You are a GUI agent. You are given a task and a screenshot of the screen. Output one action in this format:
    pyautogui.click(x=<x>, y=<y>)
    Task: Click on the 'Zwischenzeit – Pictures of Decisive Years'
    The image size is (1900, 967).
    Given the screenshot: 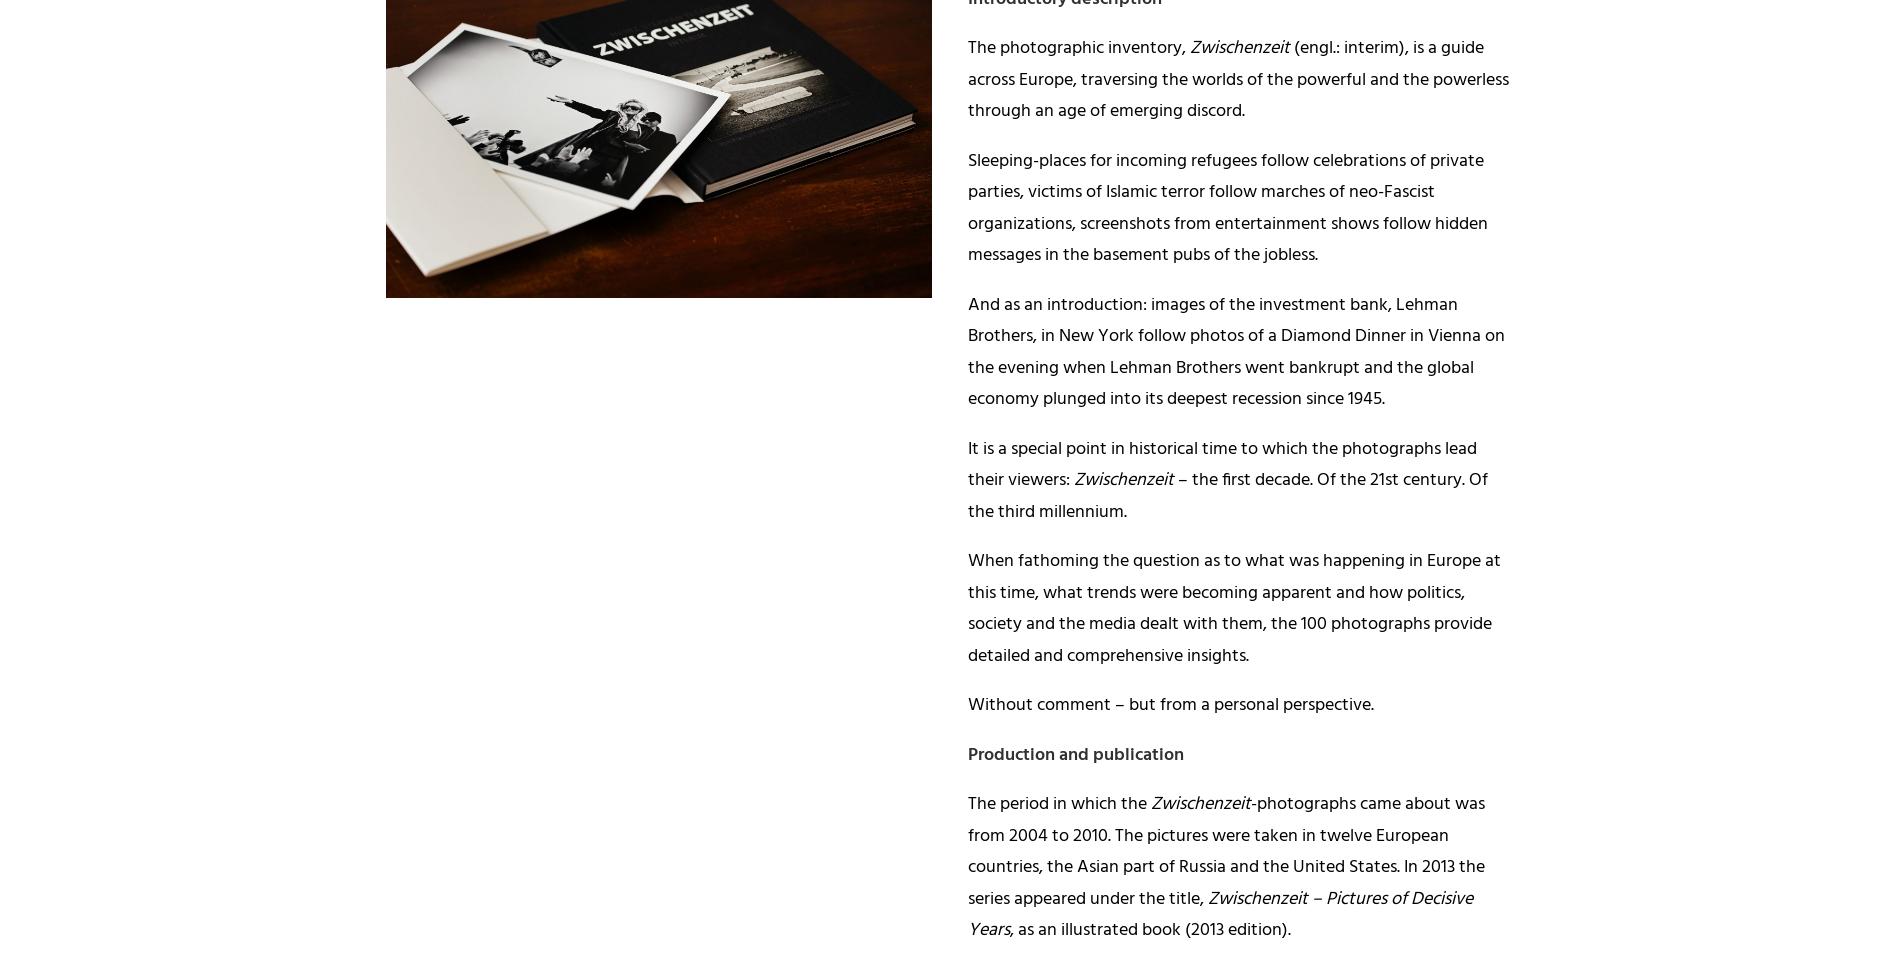 What is the action you would take?
    pyautogui.click(x=1219, y=914)
    